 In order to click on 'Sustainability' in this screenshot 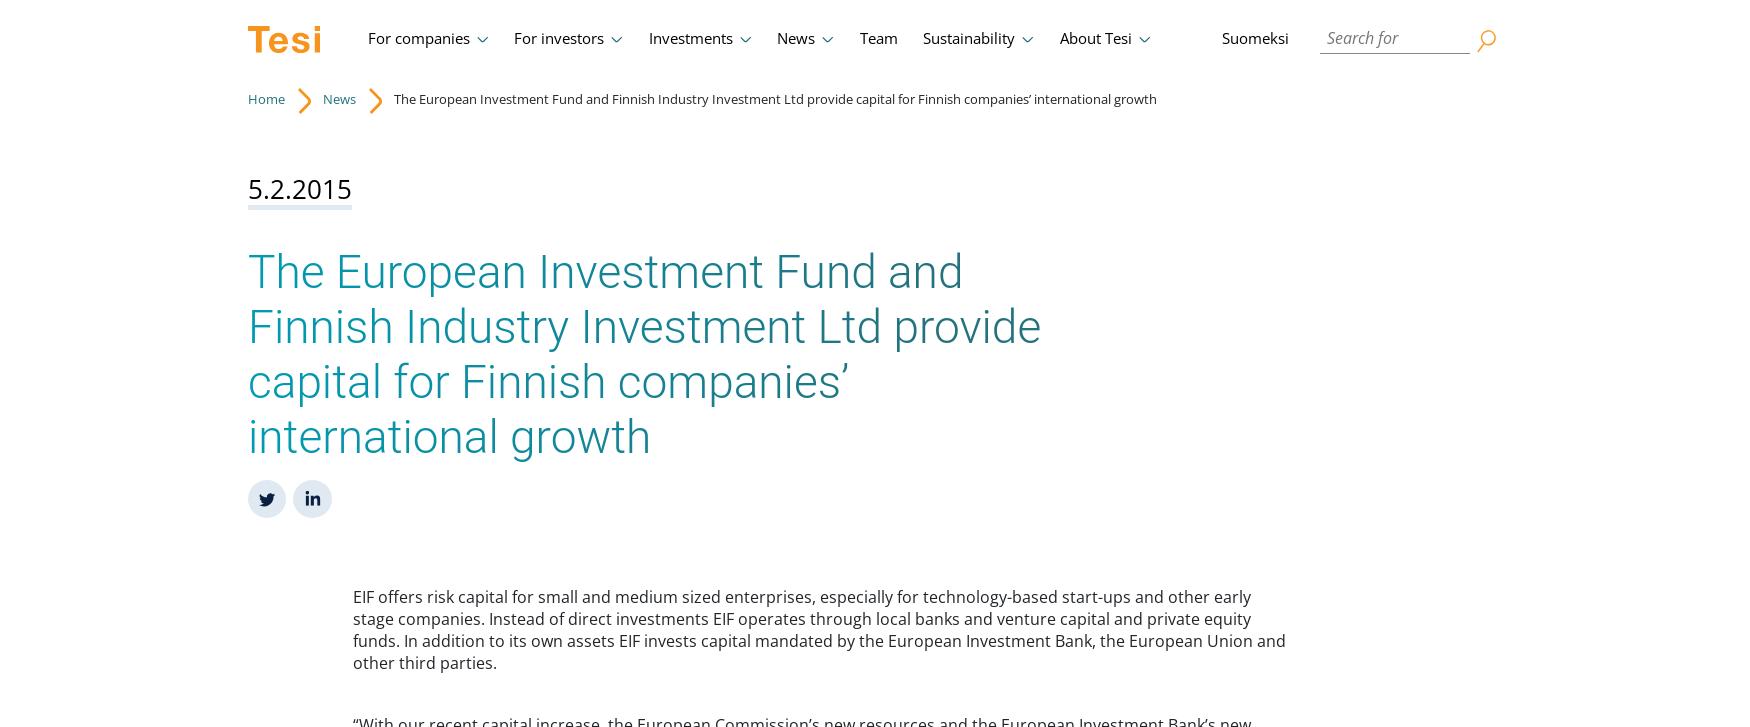, I will do `click(968, 38)`.